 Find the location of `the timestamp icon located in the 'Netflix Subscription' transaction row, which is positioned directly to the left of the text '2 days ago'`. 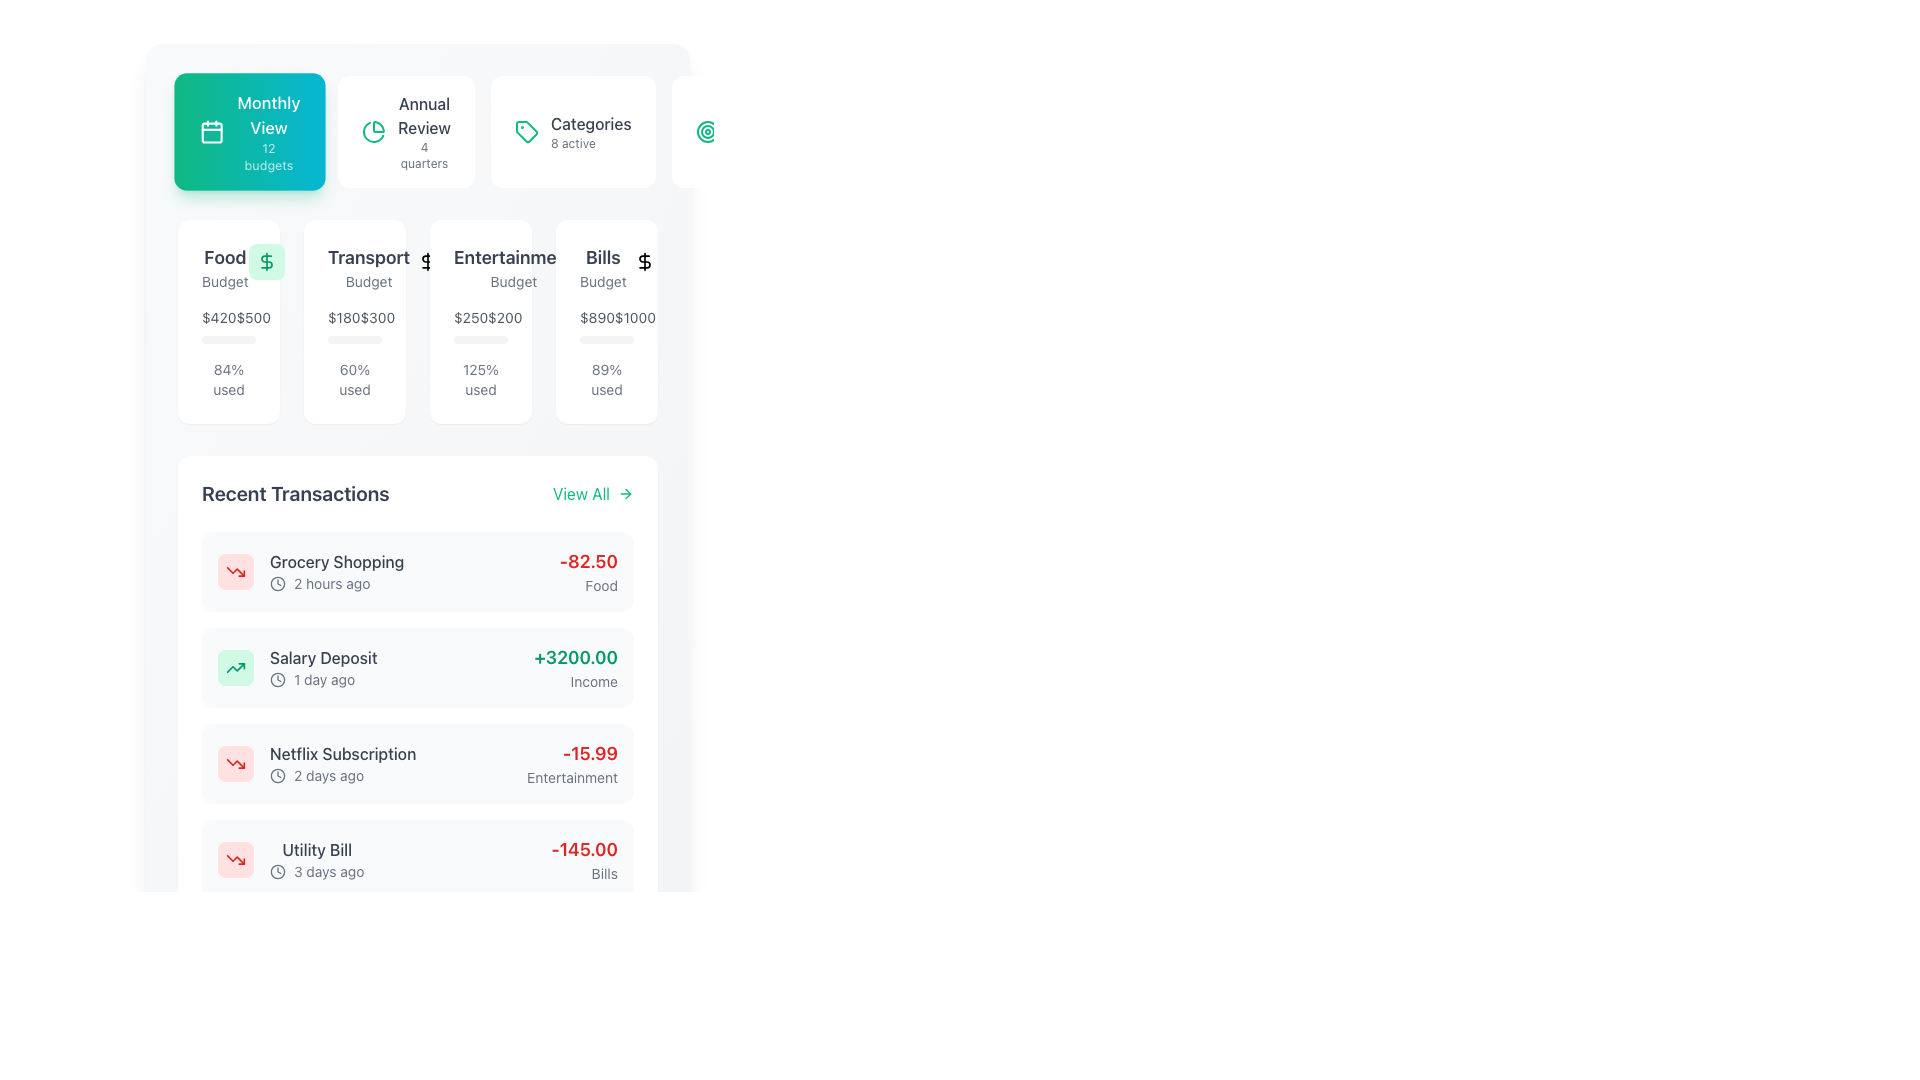

the timestamp icon located in the 'Netflix Subscription' transaction row, which is positioned directly to the left of the text '2 days ago' is located at coordinates (277, 774).